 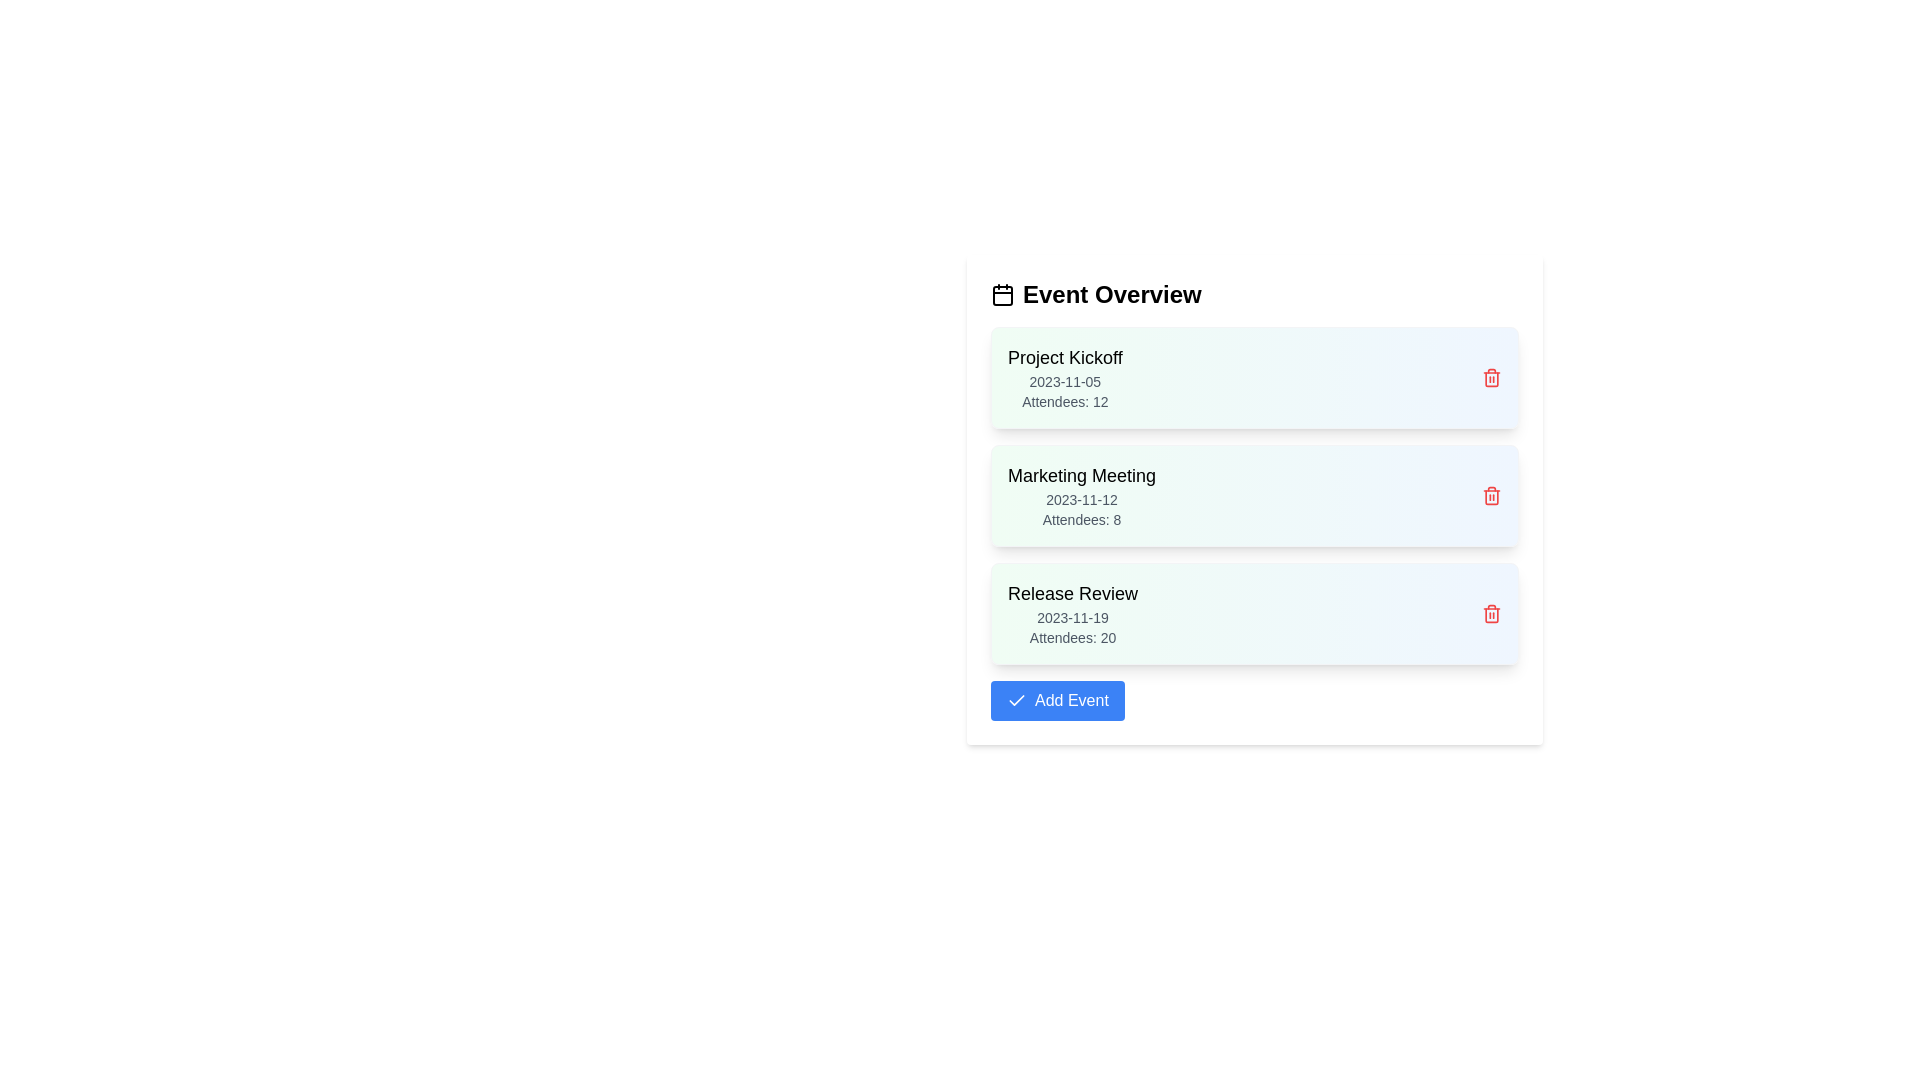 I want to click on 'Add Event' button to initiate adding a new event, so click(x=1055, y=700).